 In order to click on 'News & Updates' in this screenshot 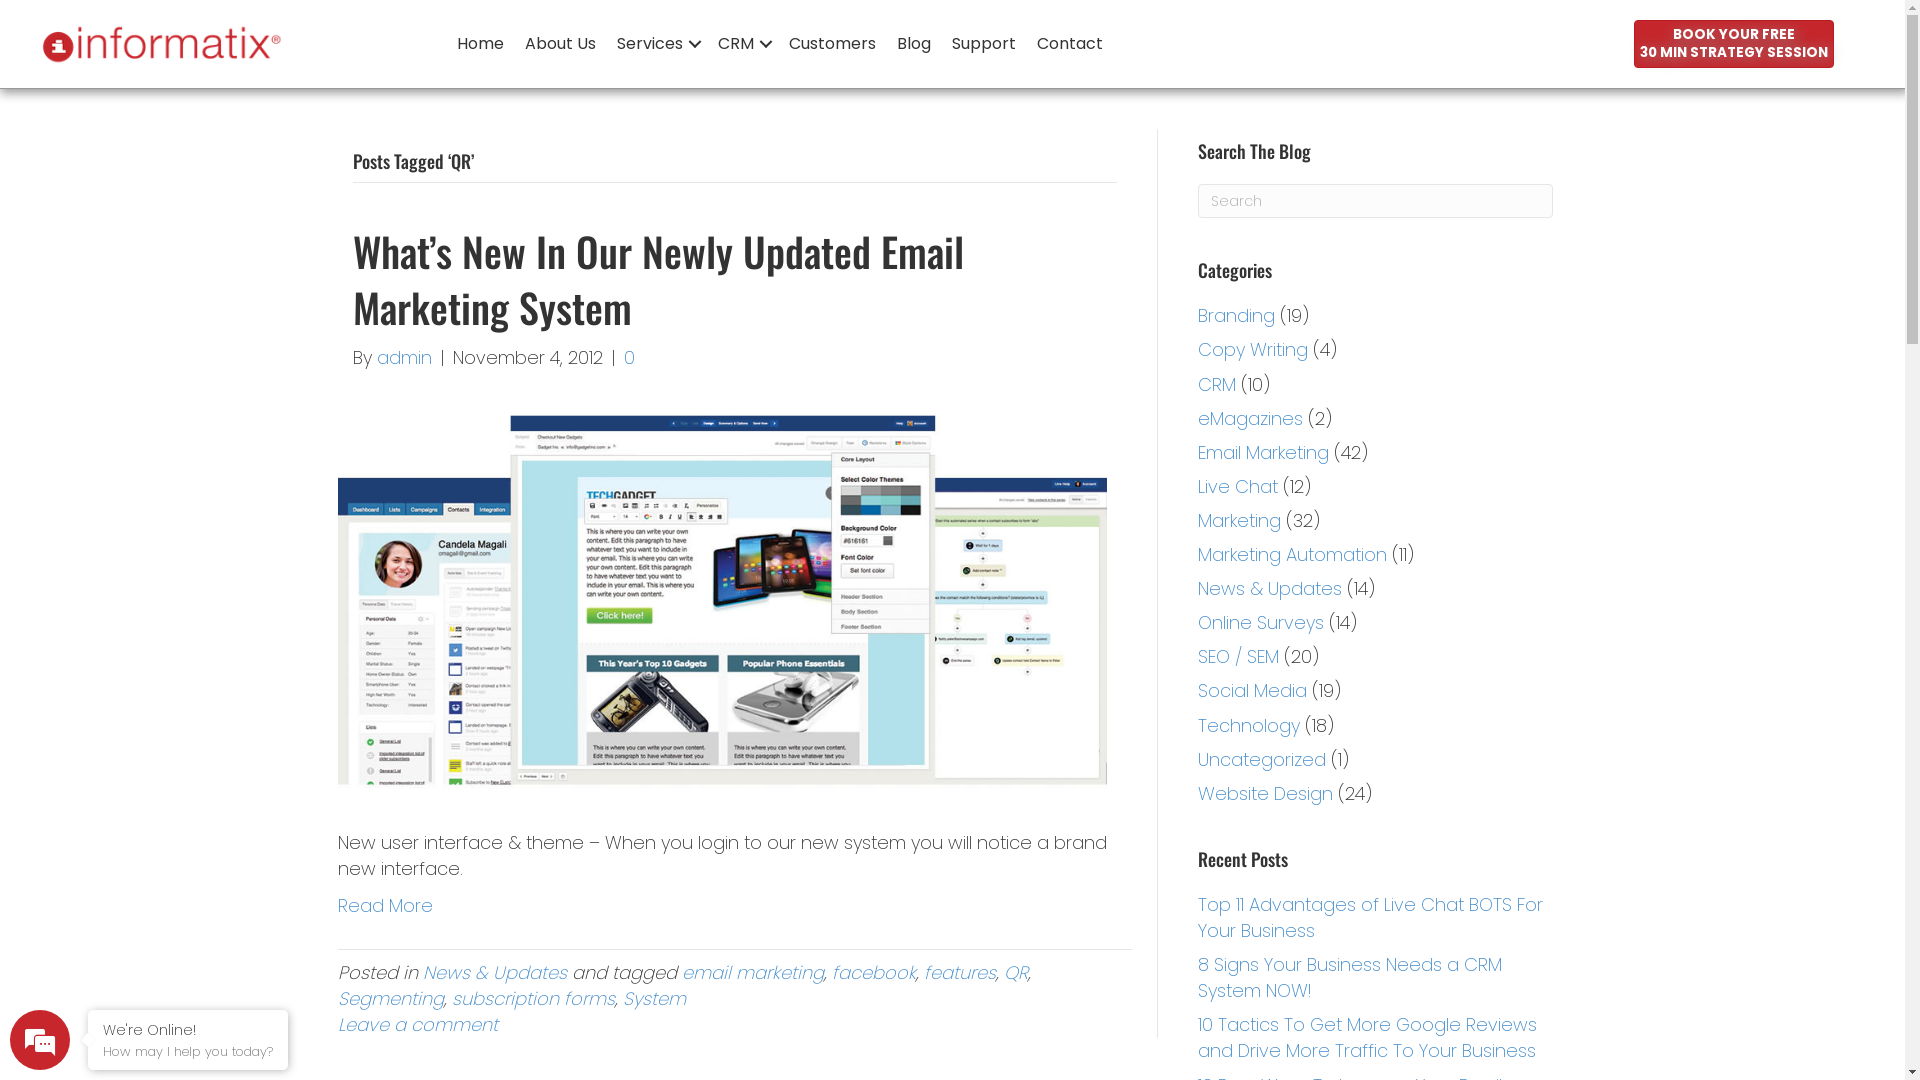, I will do `click(494, 971)`.